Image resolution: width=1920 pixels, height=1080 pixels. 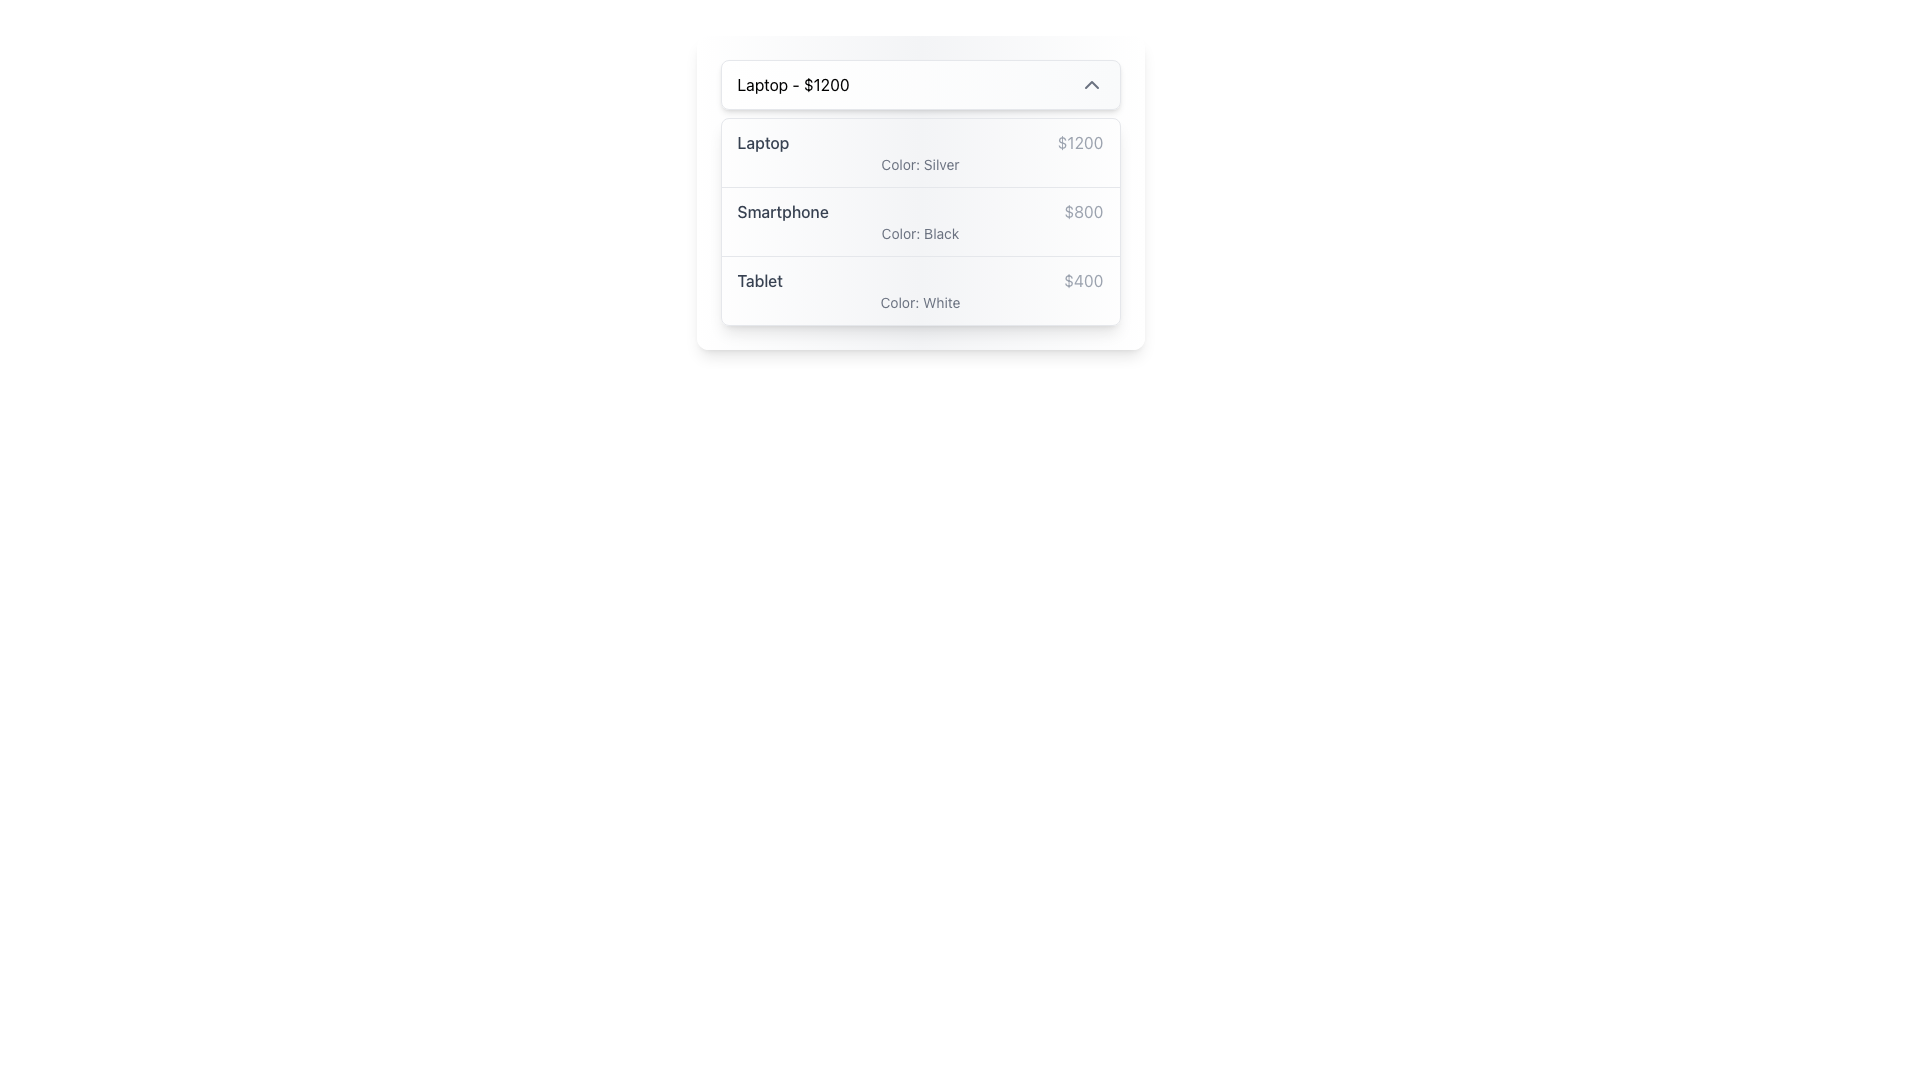 What do you see at coordinates (919, 290) in the screenshot?
I see `product information displayed in the static text block for the 'Tablet', located below the 'Smartphone' list item` at bounding box center [919, 290].